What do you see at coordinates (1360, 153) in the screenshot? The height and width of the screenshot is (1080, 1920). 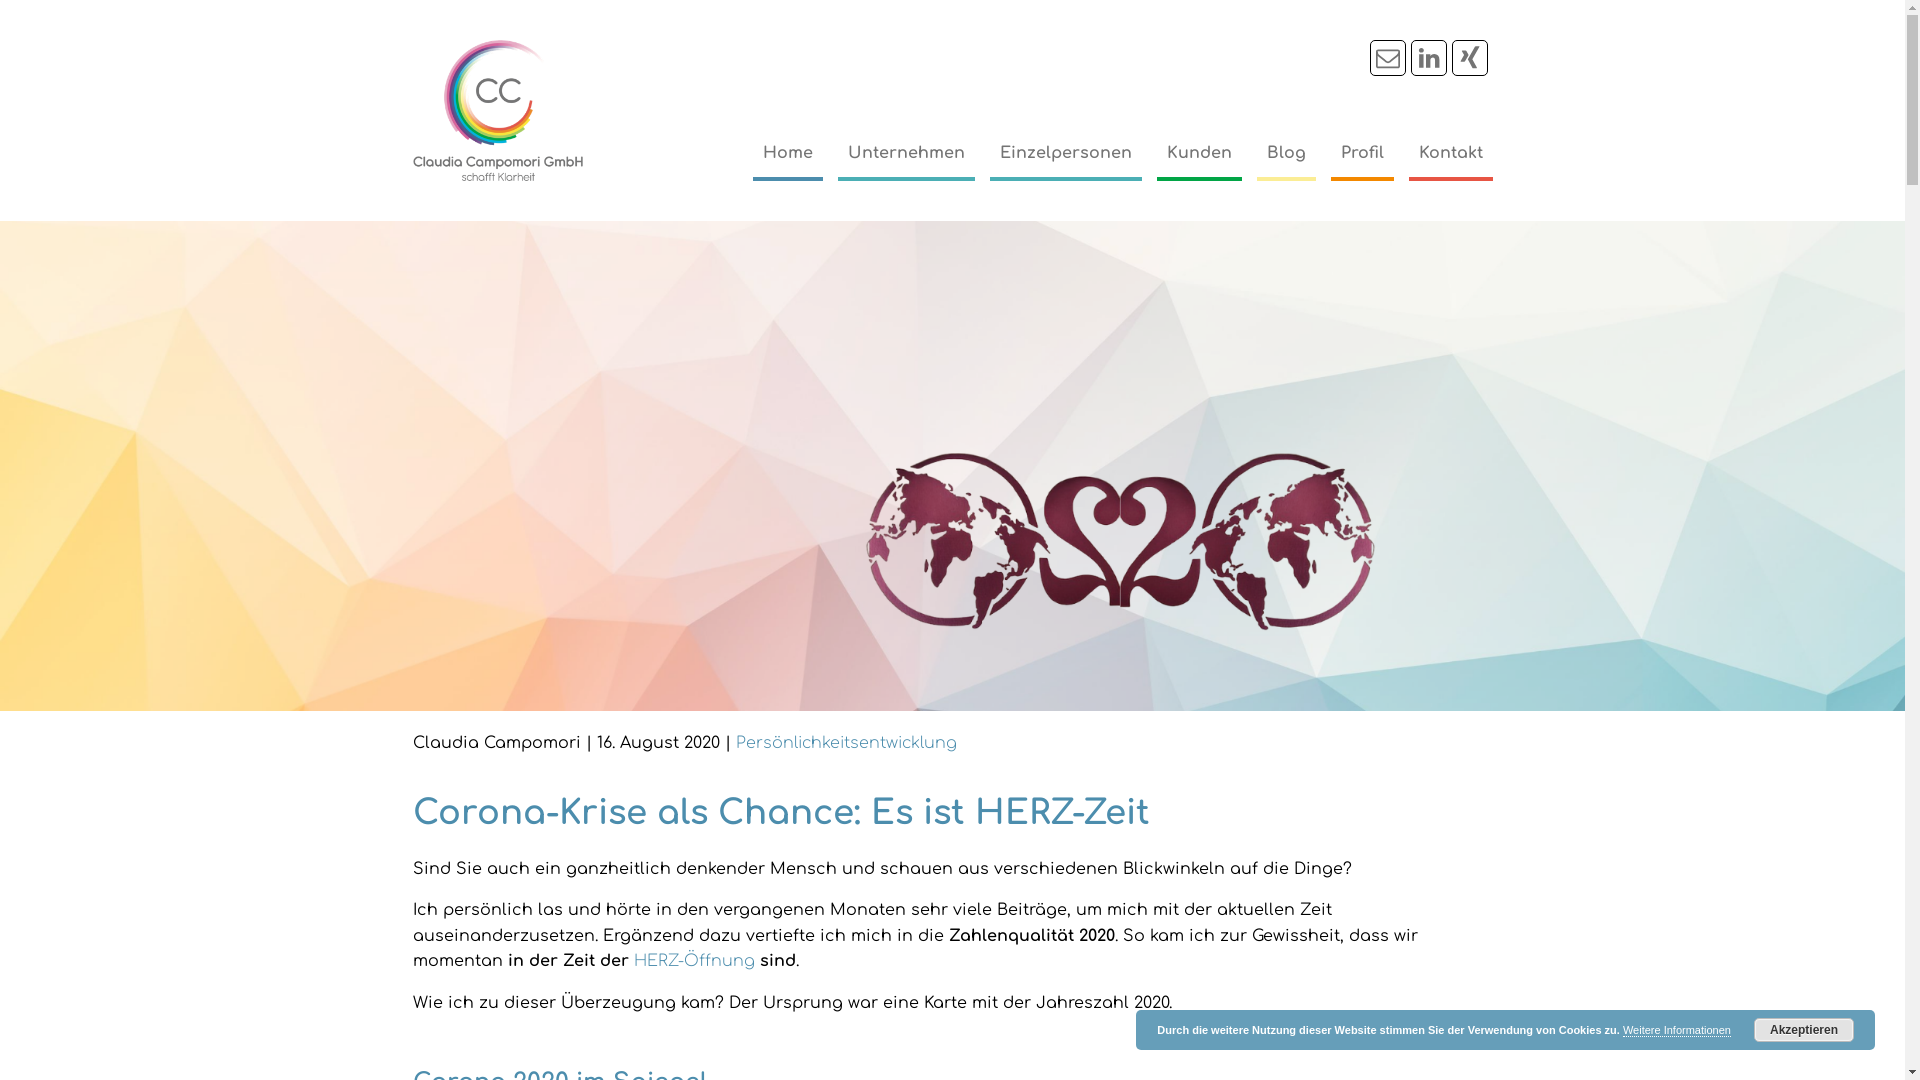 I see `'Profil'` at bounding box center [1360, 153].